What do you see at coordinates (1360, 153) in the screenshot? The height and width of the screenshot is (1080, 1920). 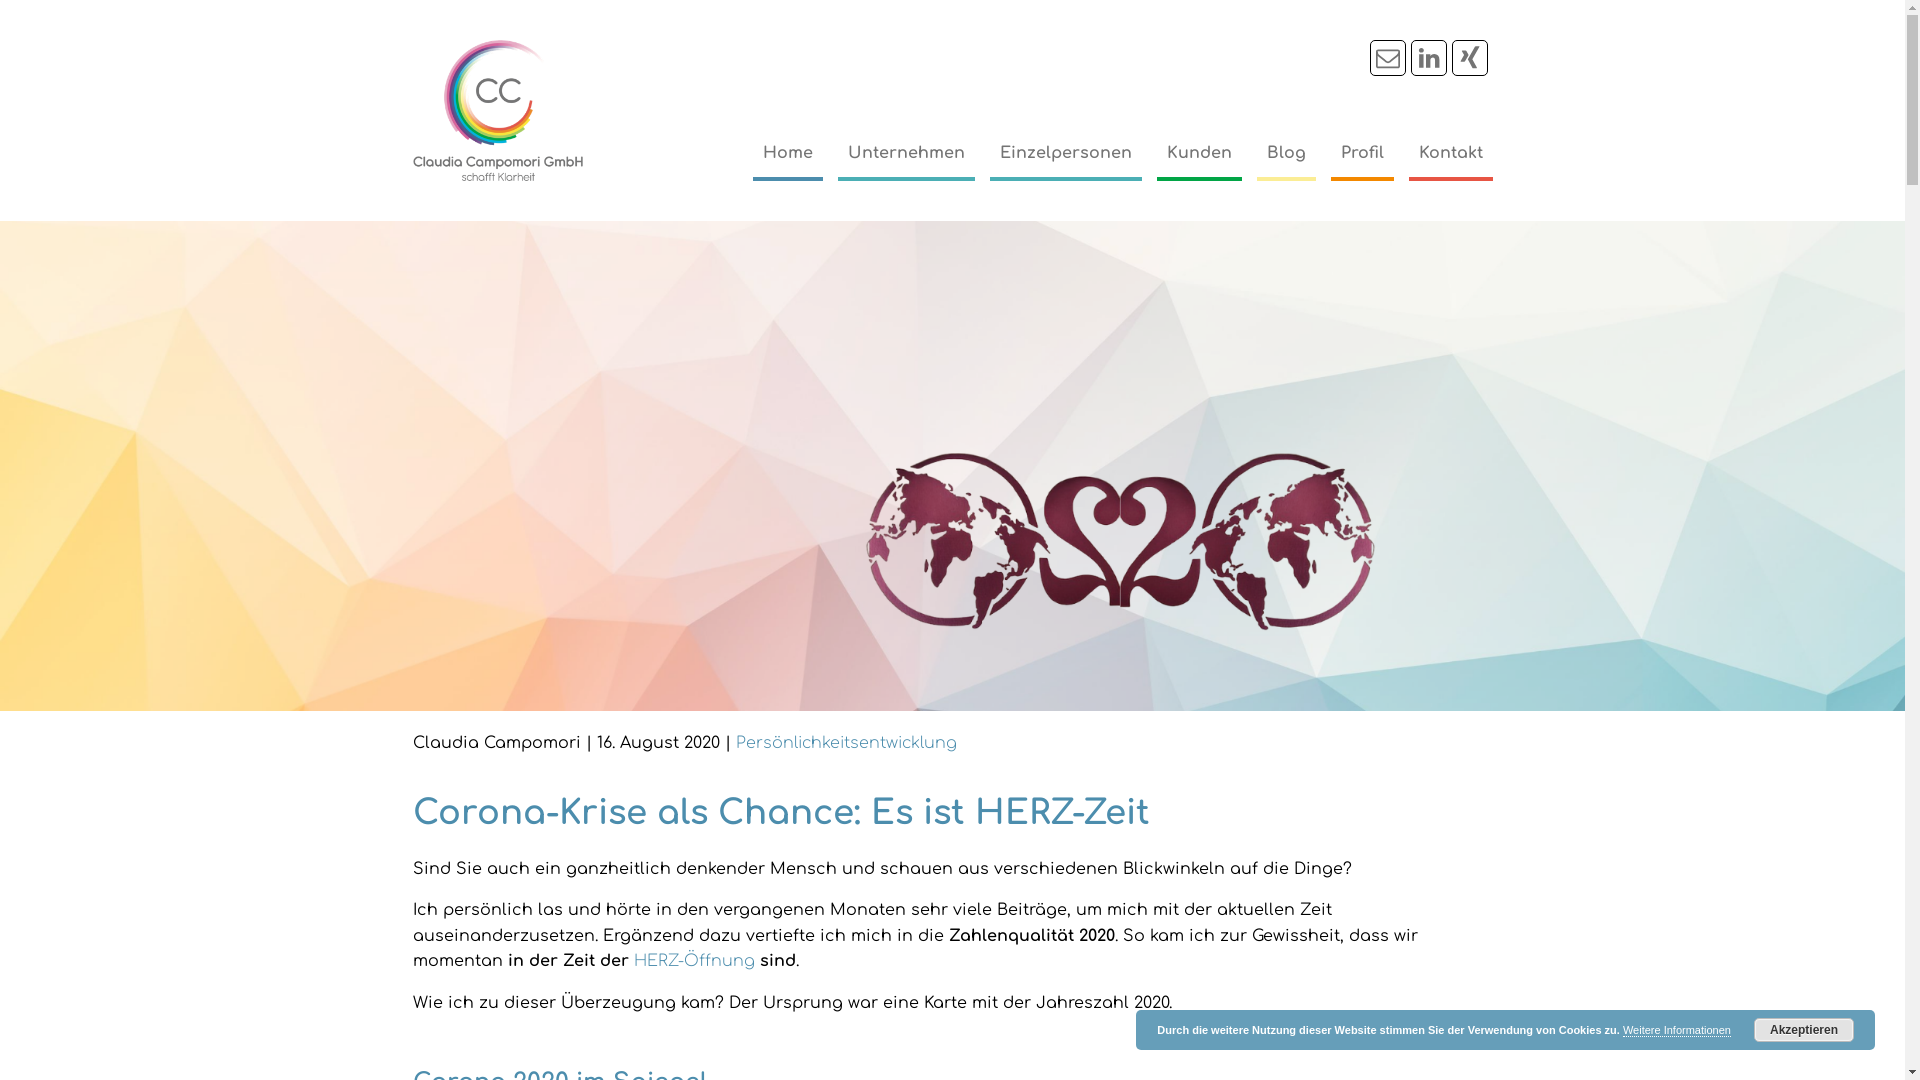 I see `'Profil'` at bounding box center [1360, 153].